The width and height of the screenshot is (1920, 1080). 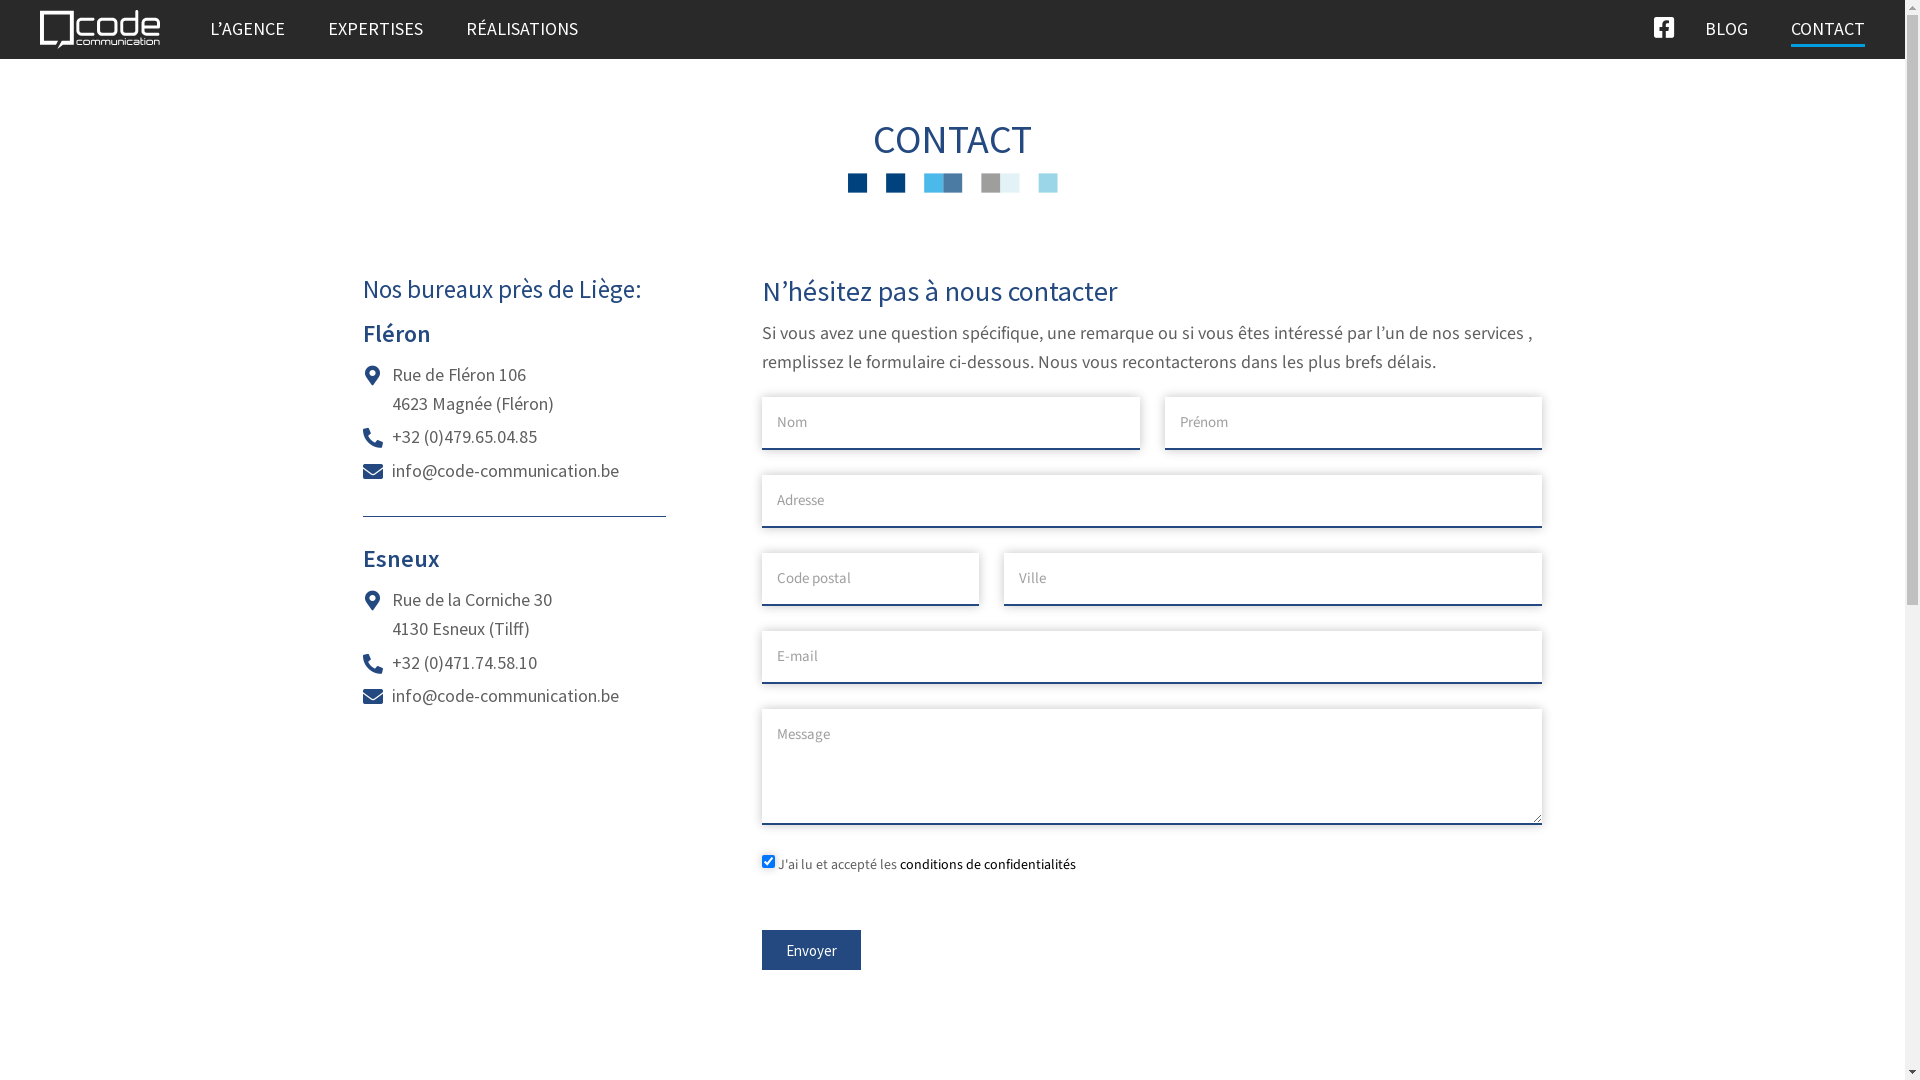 What do you see at coordinates (811, 948) in the screenshot?
I see `'Envoyer'` at bounding box center [811, 948].